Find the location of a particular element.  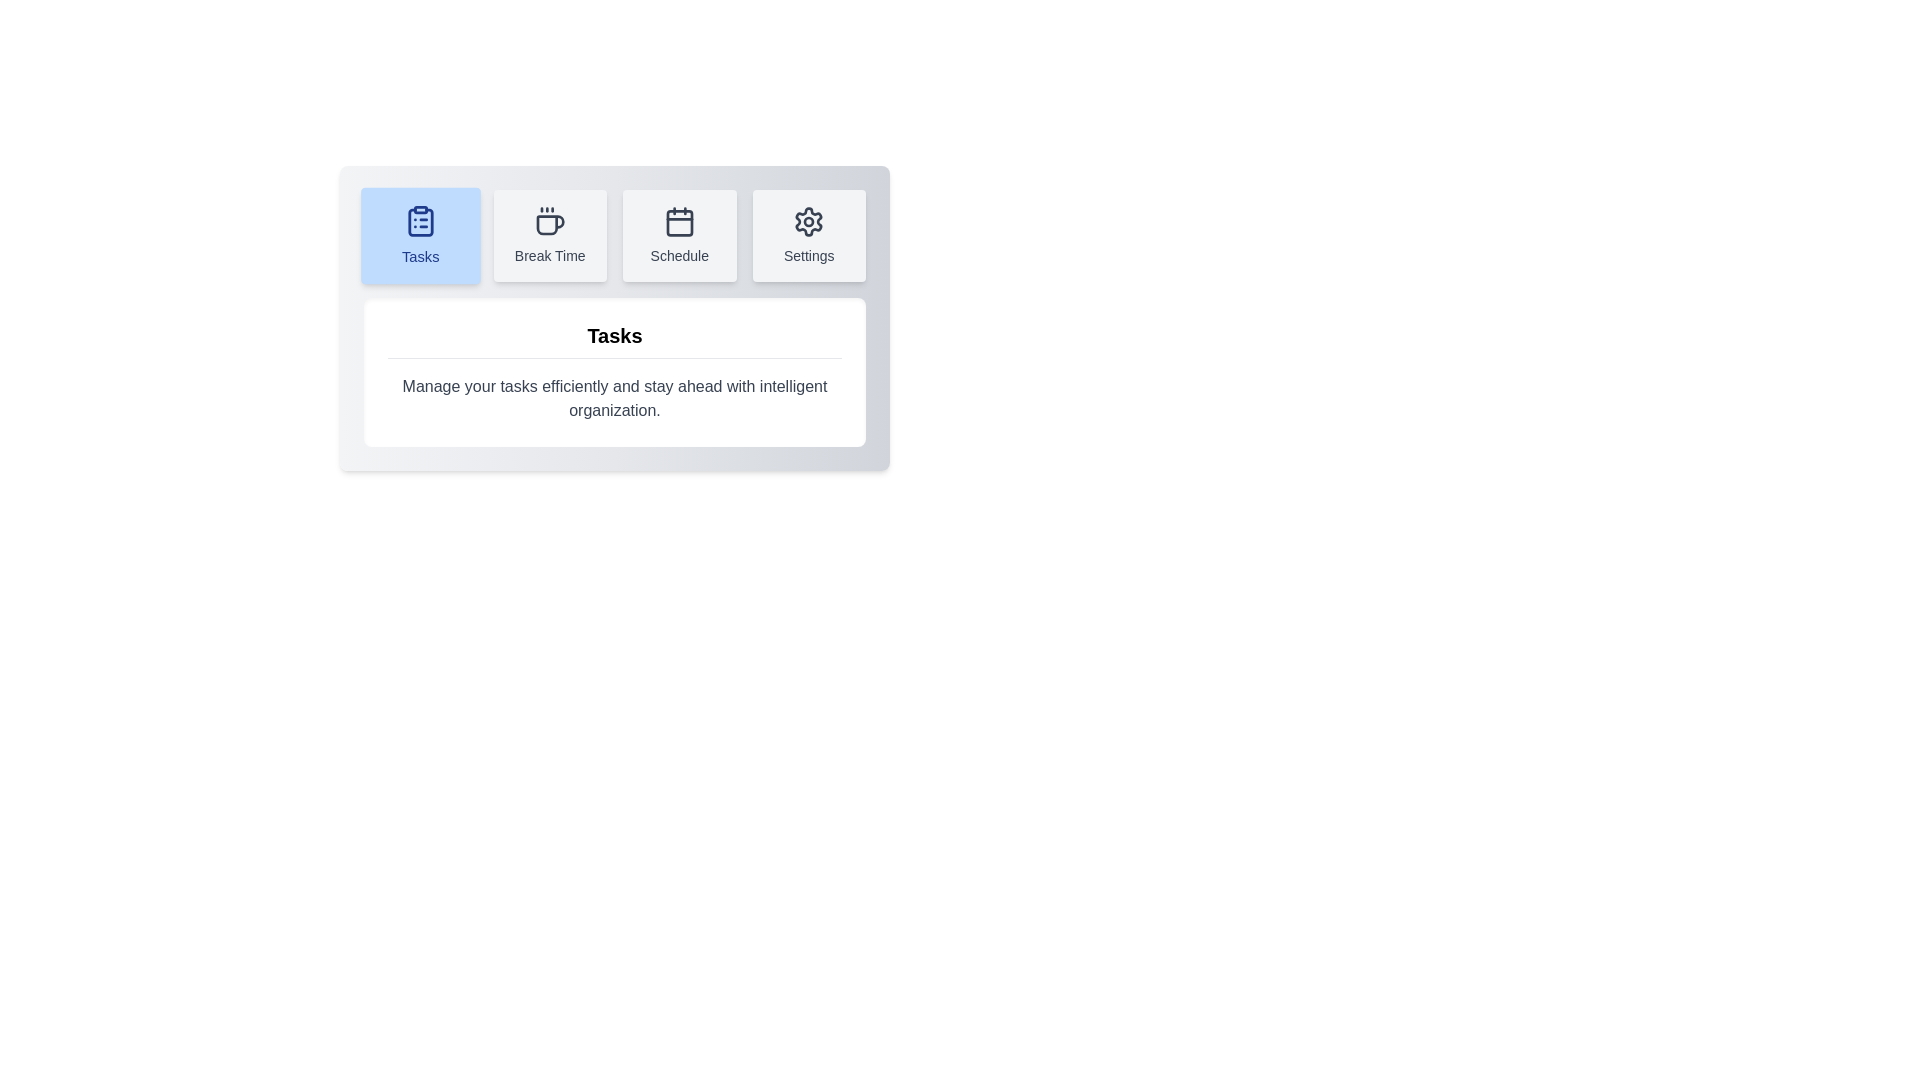

the tab labeled Schedule is located at coordinates (679, 234).